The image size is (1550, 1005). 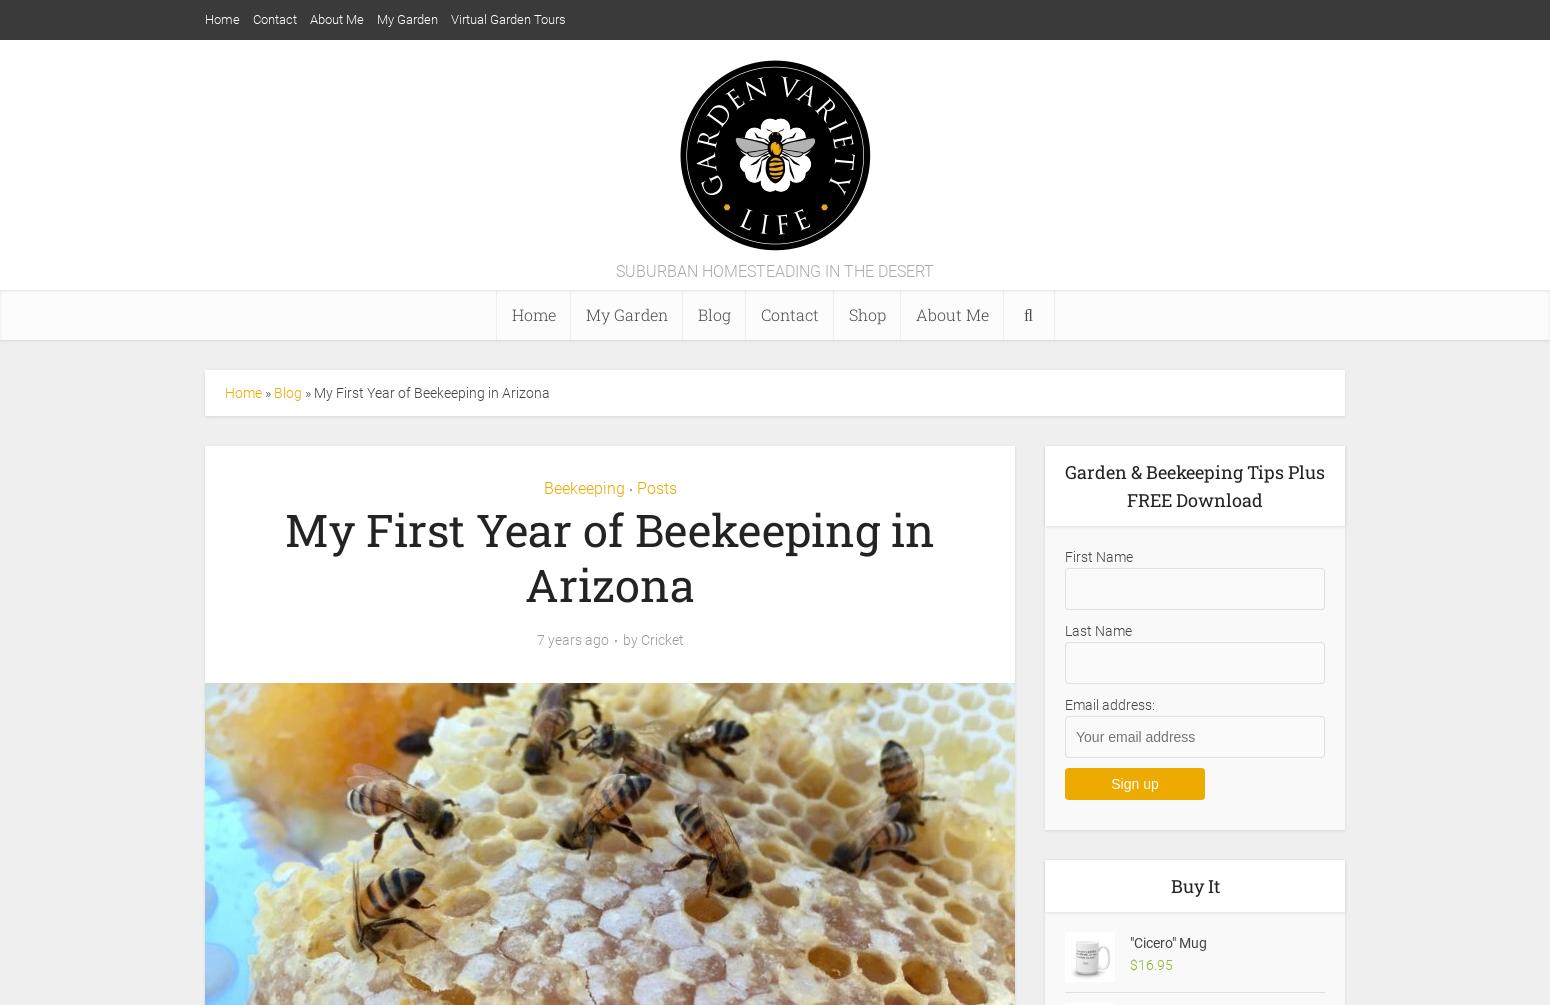 What do you see at coordinates (1154, 964) in the screenshot?
I see `'16.95'` at bounding box center [1154, 964].